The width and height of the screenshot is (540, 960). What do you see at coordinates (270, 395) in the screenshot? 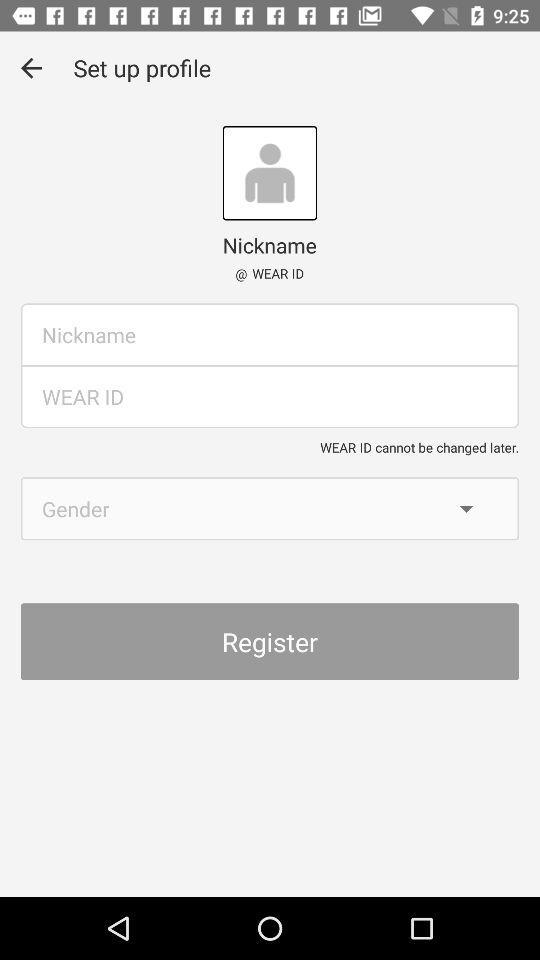
I see `id option` at bounding box center [270, 395].